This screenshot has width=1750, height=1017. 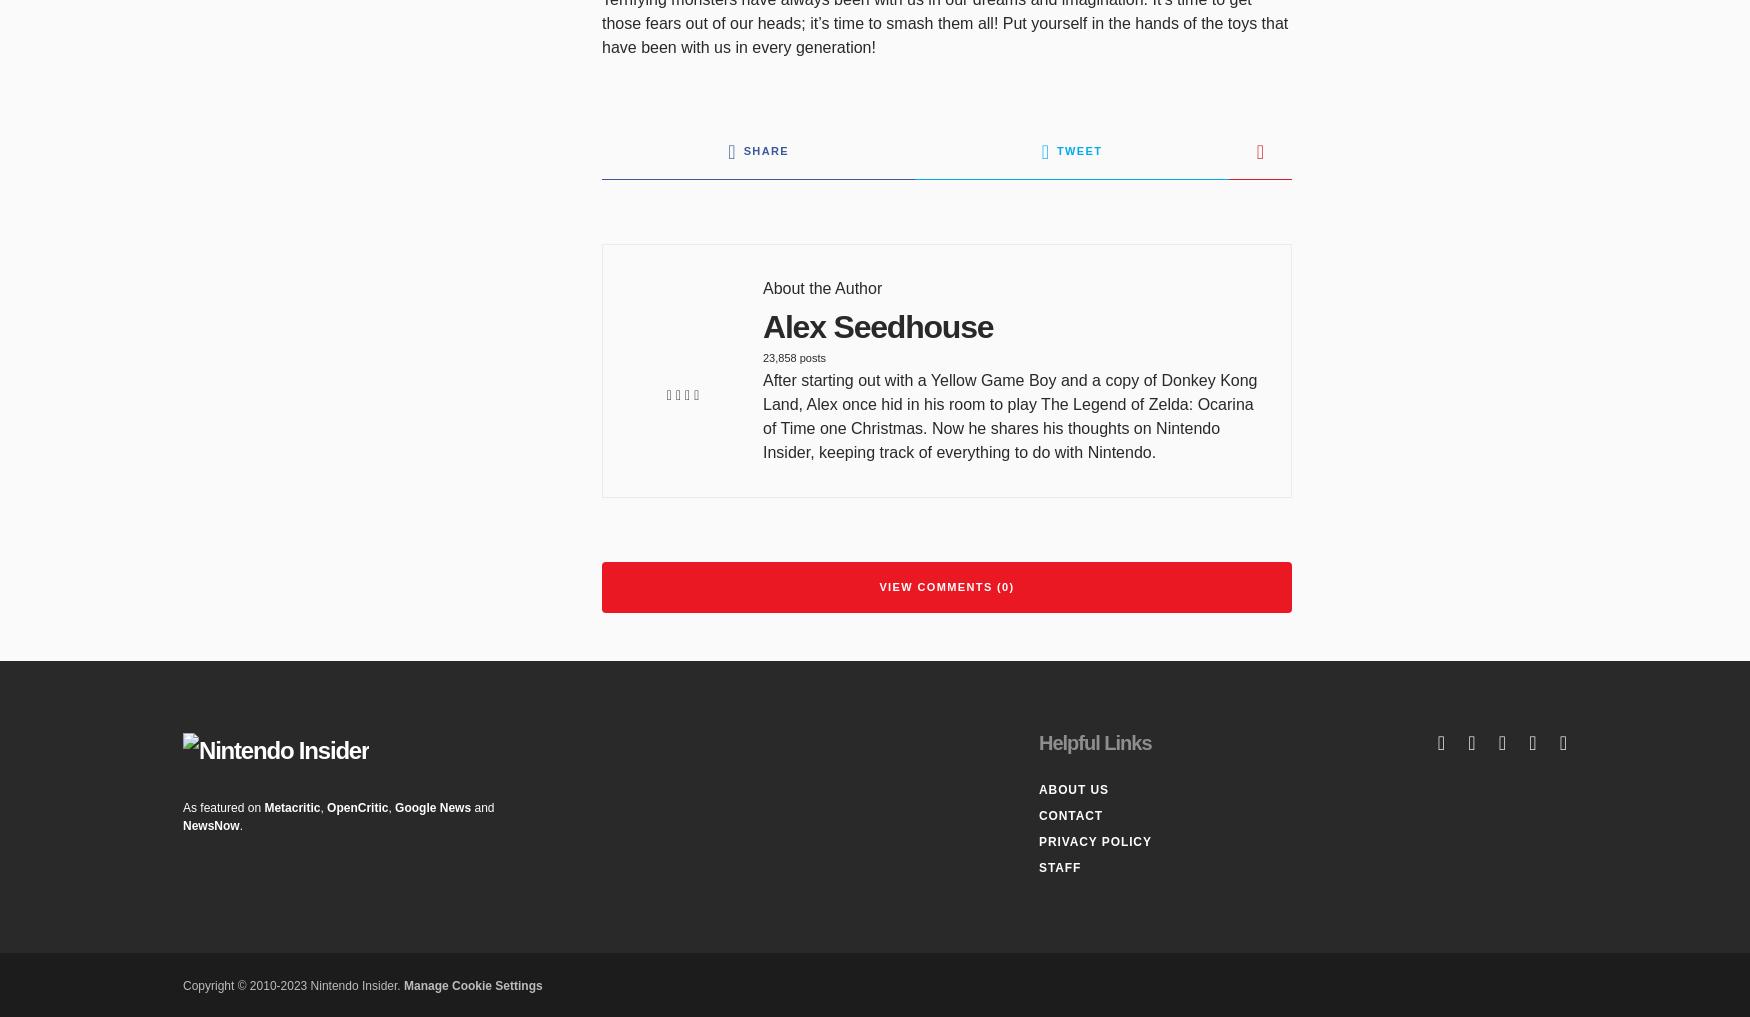 What do you see at coordinates (793, 356) in the screenshot?
I see `'23,858 posts'` at bounding box center [793, 356].